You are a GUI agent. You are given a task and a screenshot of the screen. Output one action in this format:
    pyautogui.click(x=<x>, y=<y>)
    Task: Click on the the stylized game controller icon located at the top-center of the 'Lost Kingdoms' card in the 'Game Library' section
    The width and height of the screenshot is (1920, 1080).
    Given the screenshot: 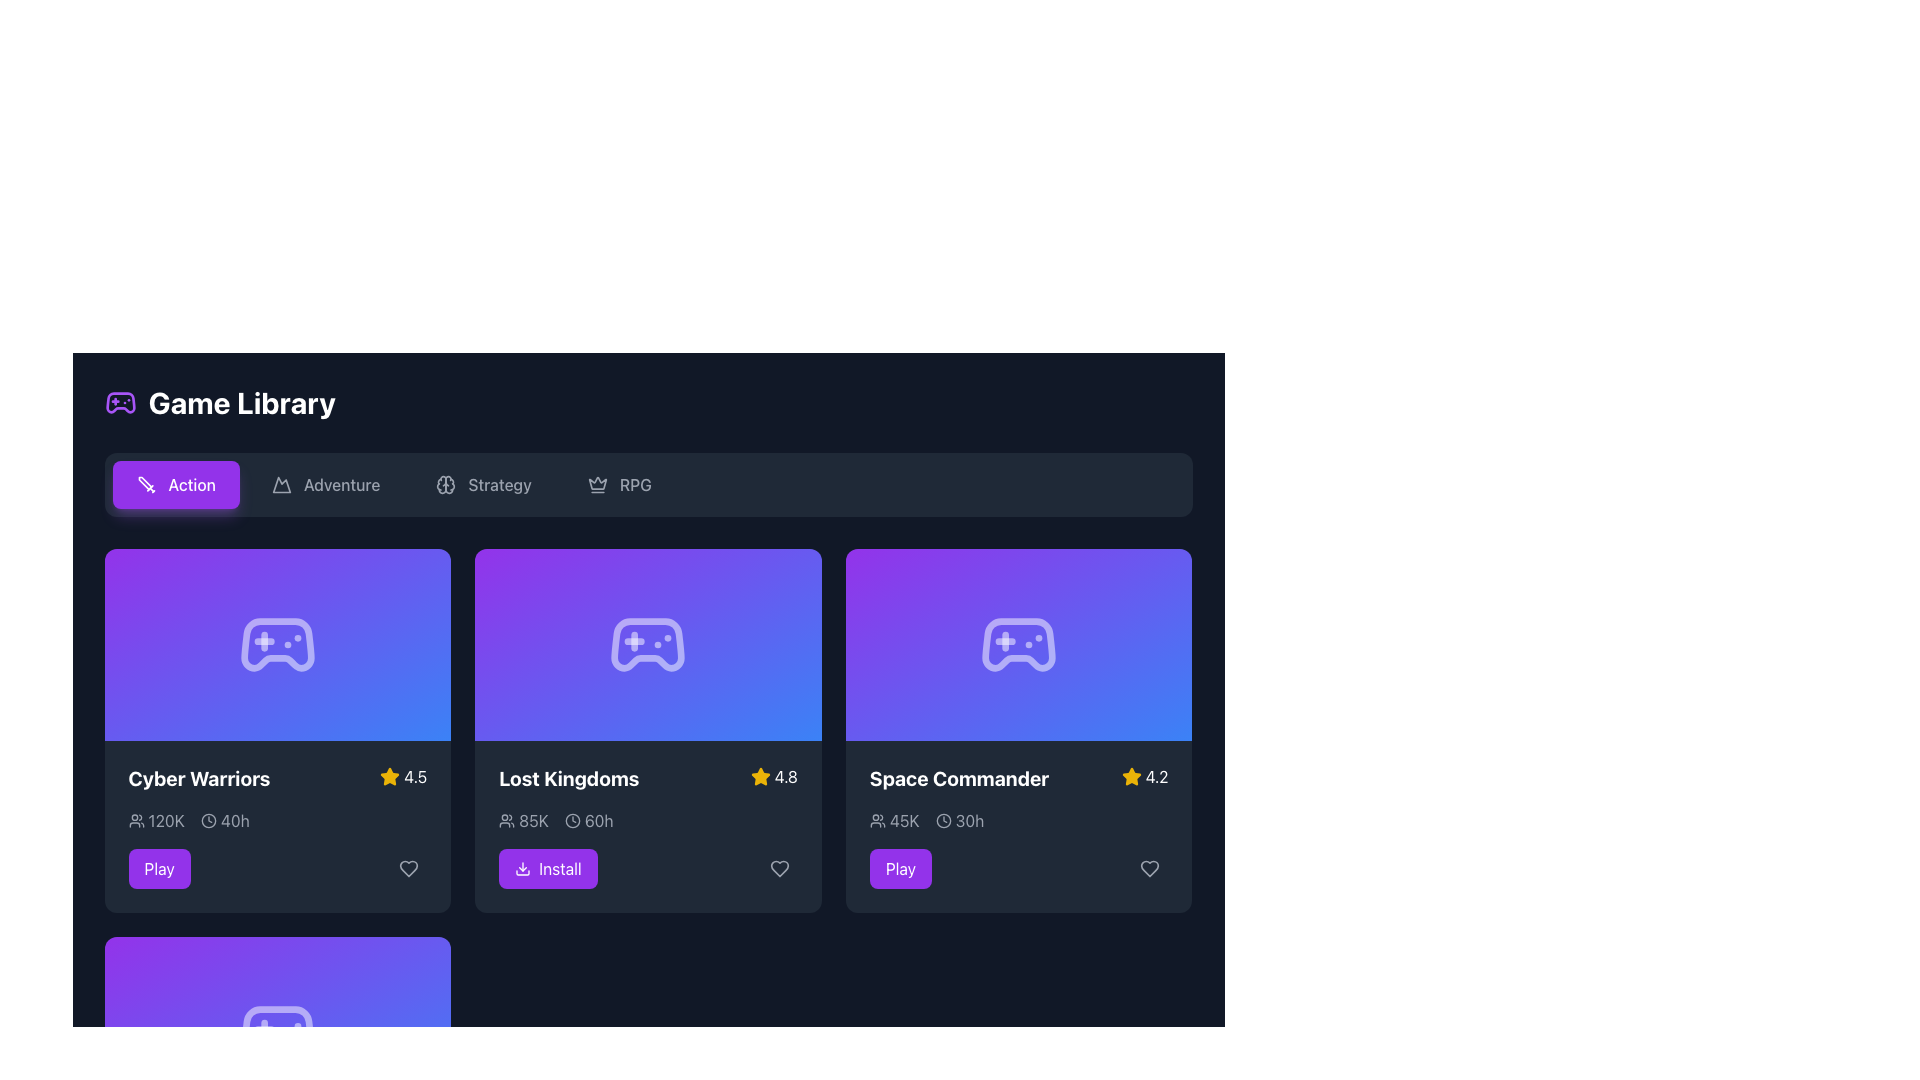 What is the action you would take?
    pyautogui.click(x=648, y=644)
    